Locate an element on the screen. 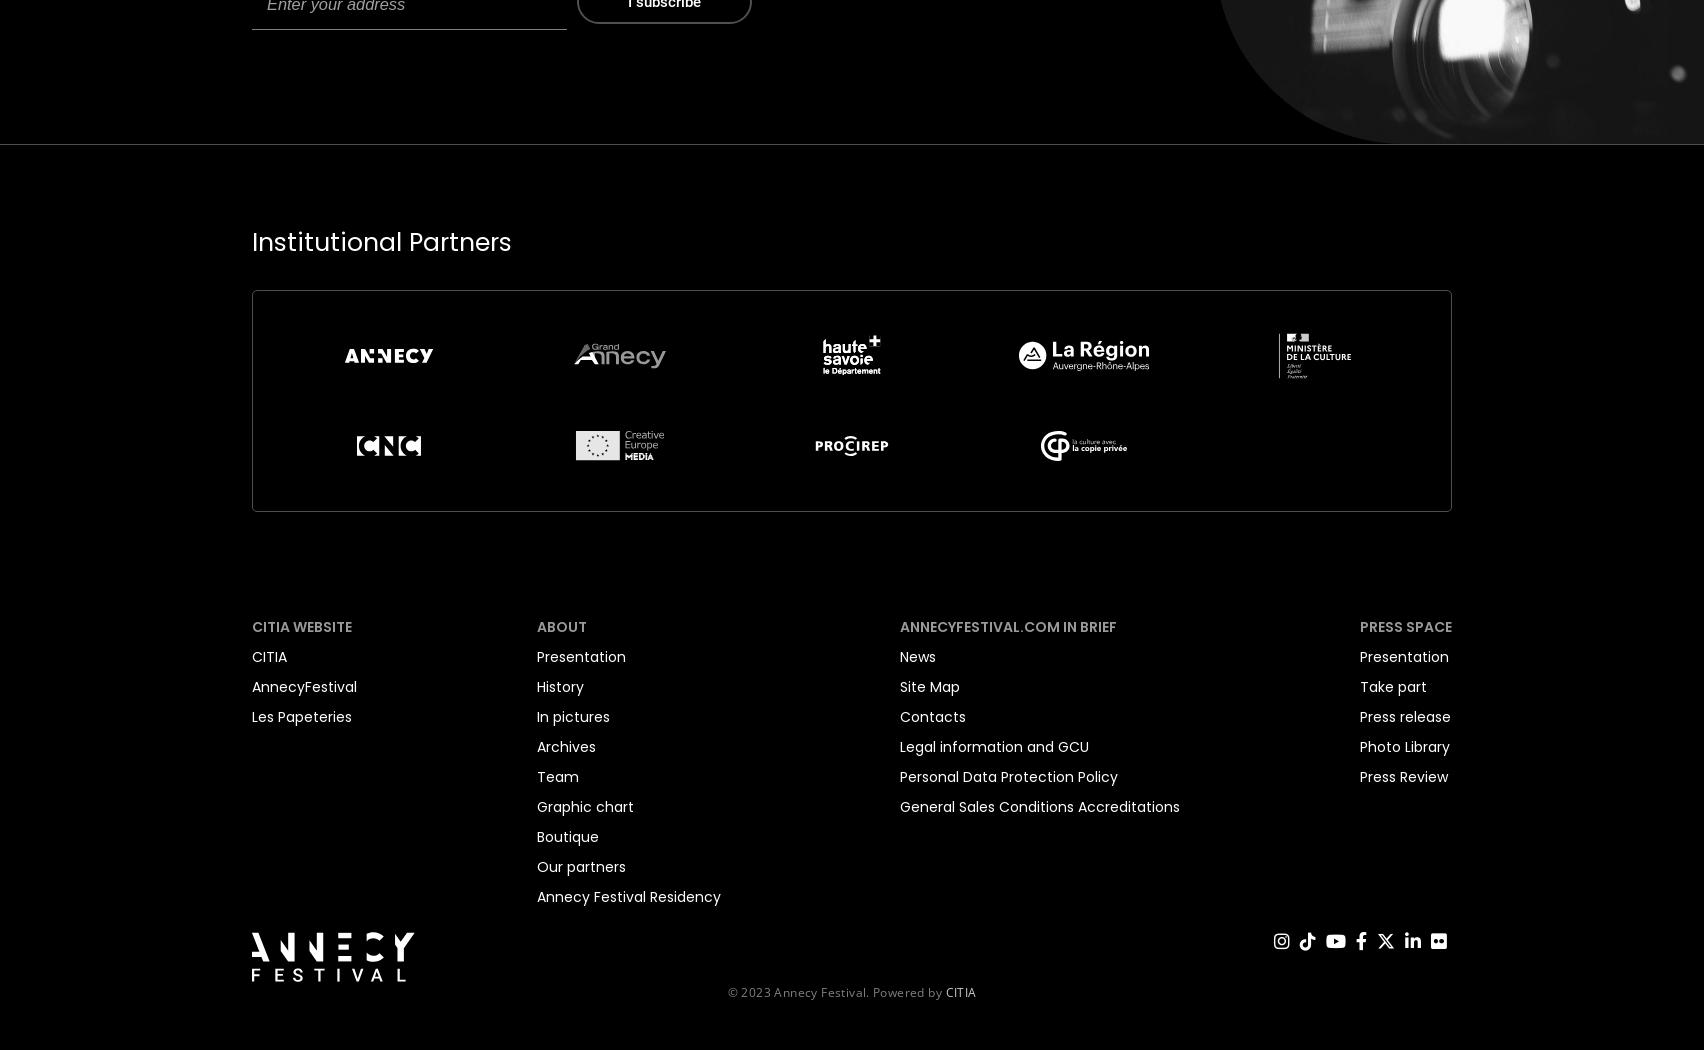 This screenshot has height=1050, width=1704. 'Site Map' is located at coordinates (900, 685).